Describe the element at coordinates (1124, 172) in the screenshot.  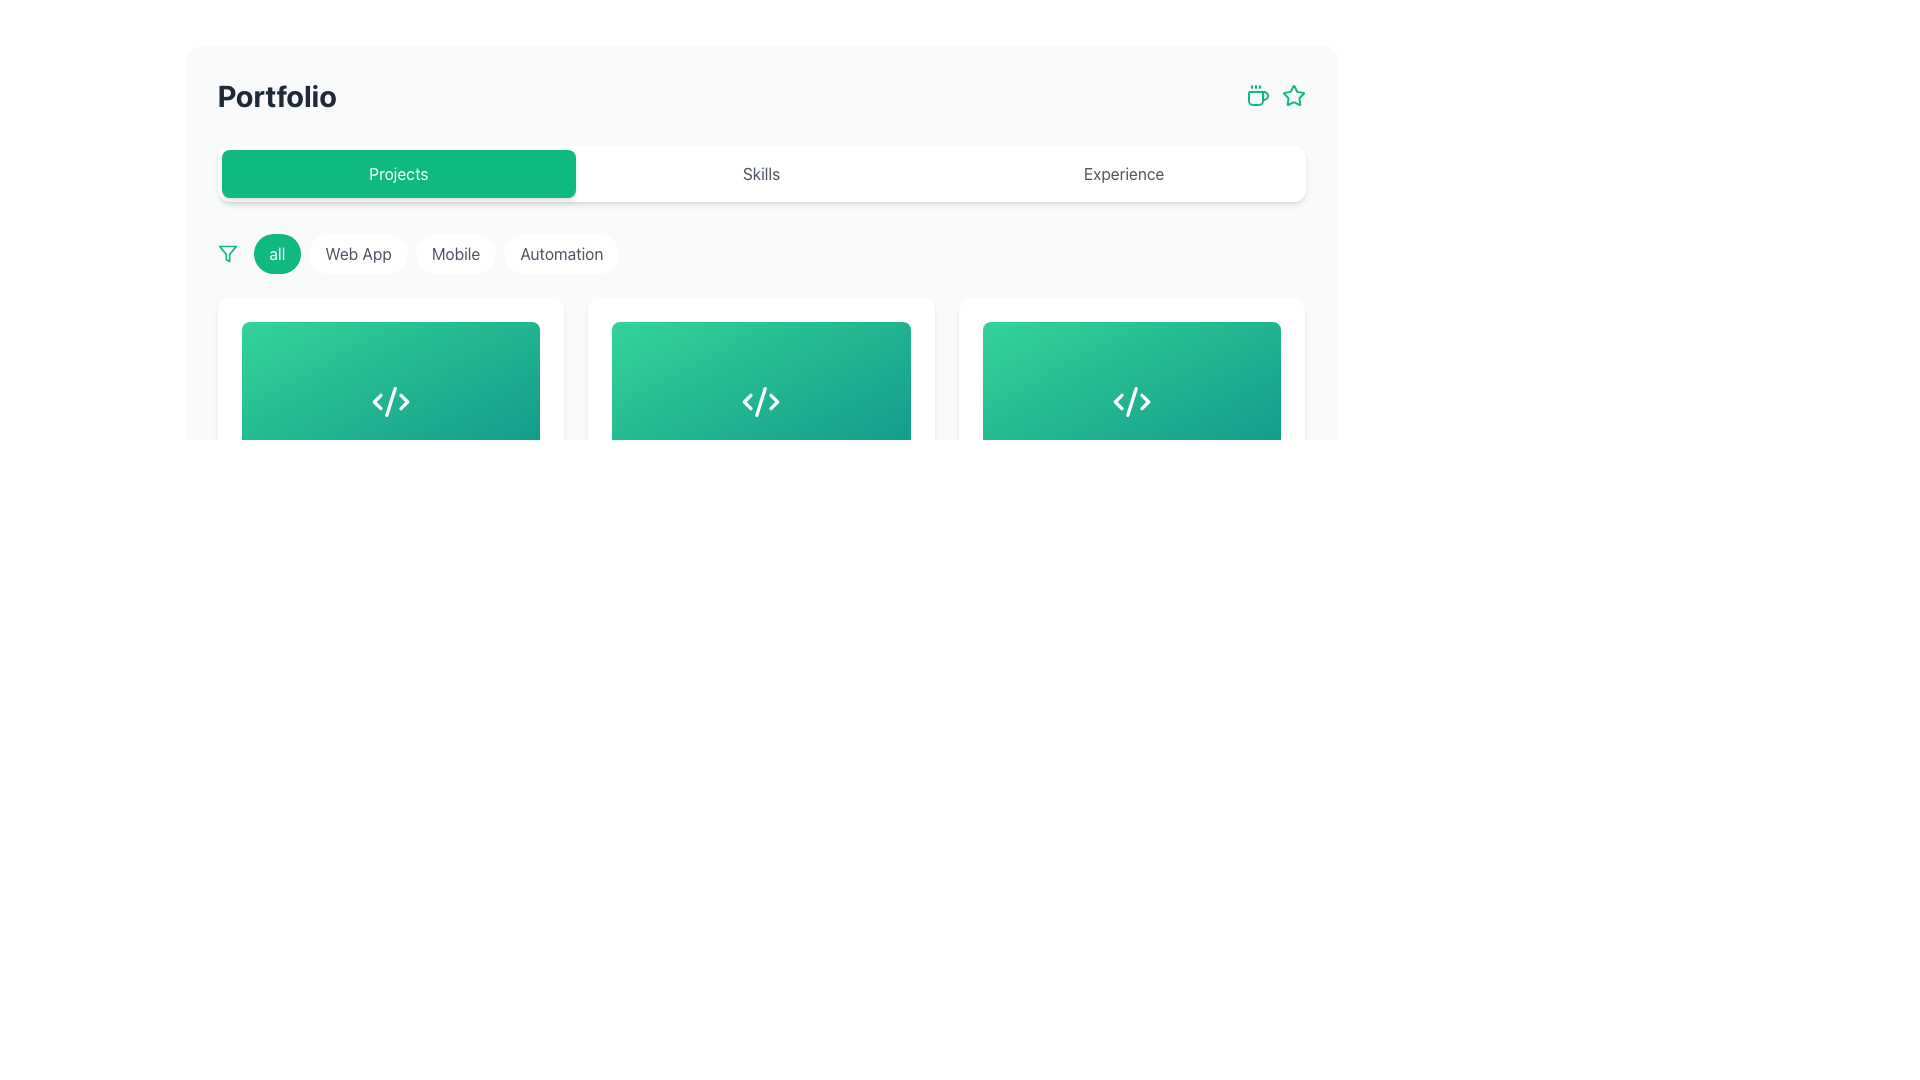
I see `the third button in the row, located between the 'Skills' button and an area with icons` at that location.